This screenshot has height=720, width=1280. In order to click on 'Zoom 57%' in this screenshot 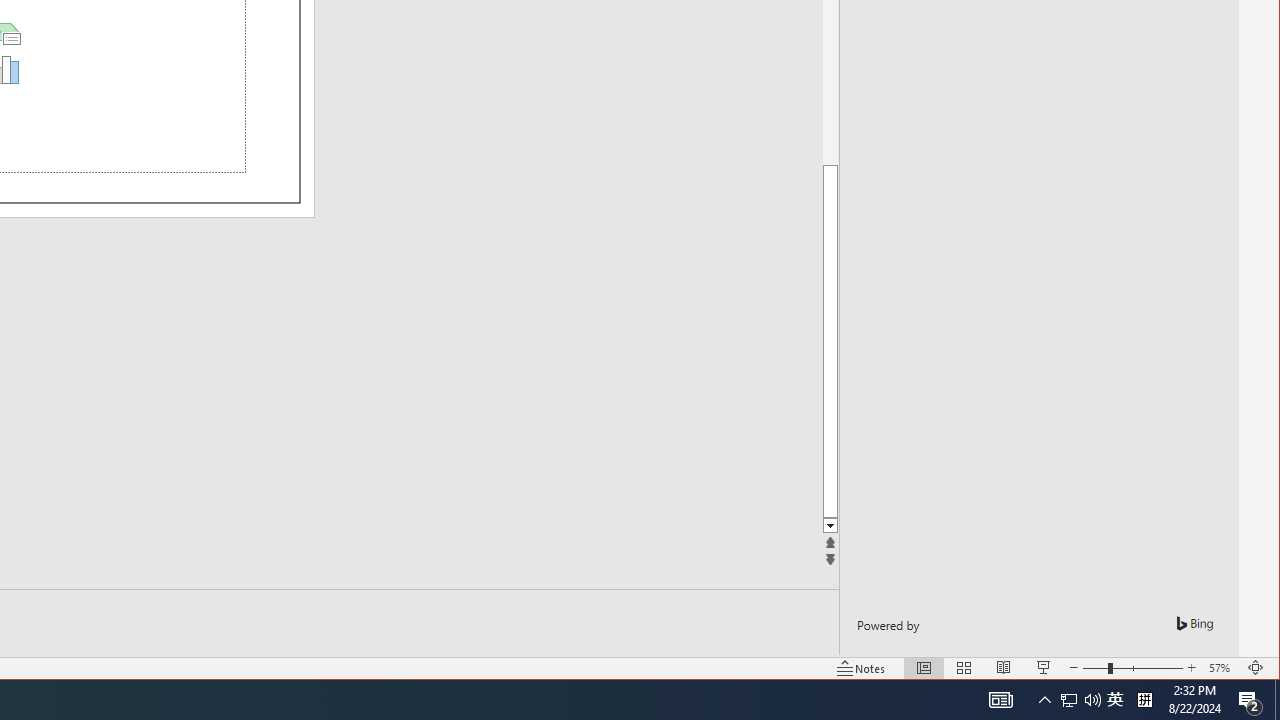, I will do `click(1221, 668)`.